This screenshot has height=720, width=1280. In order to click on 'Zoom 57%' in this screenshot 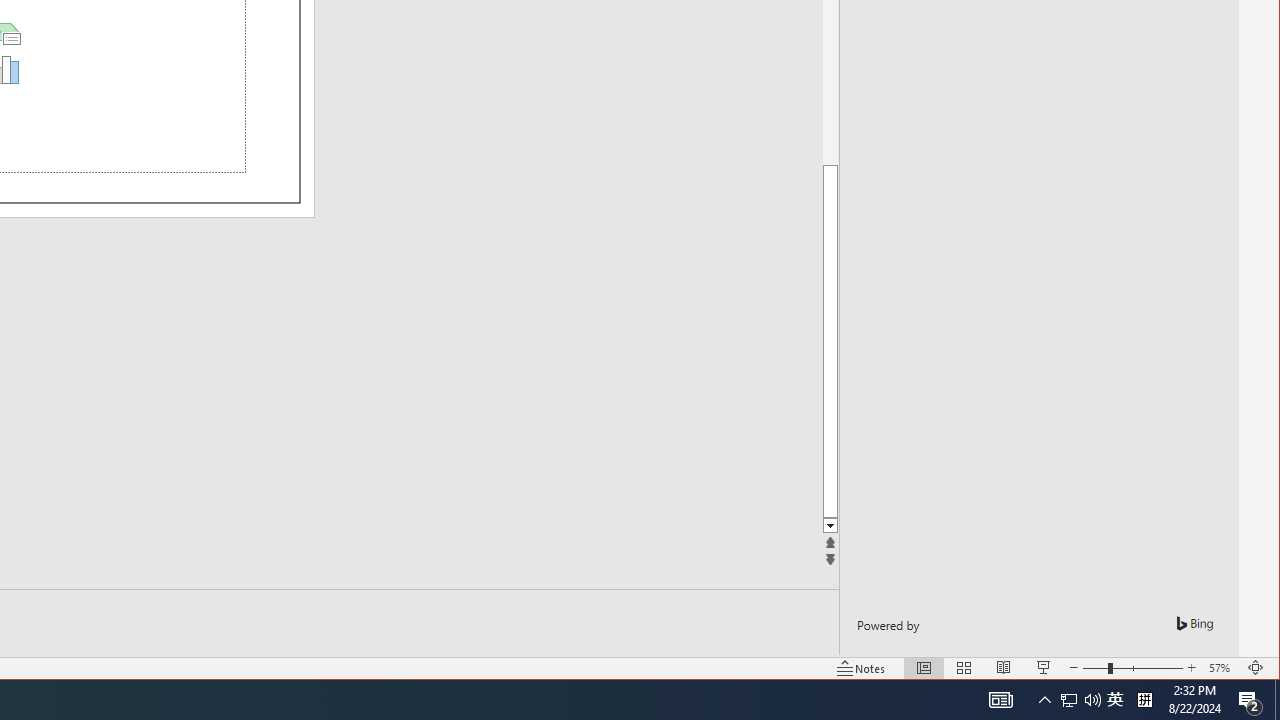, I will do `click(1221, 668)`.